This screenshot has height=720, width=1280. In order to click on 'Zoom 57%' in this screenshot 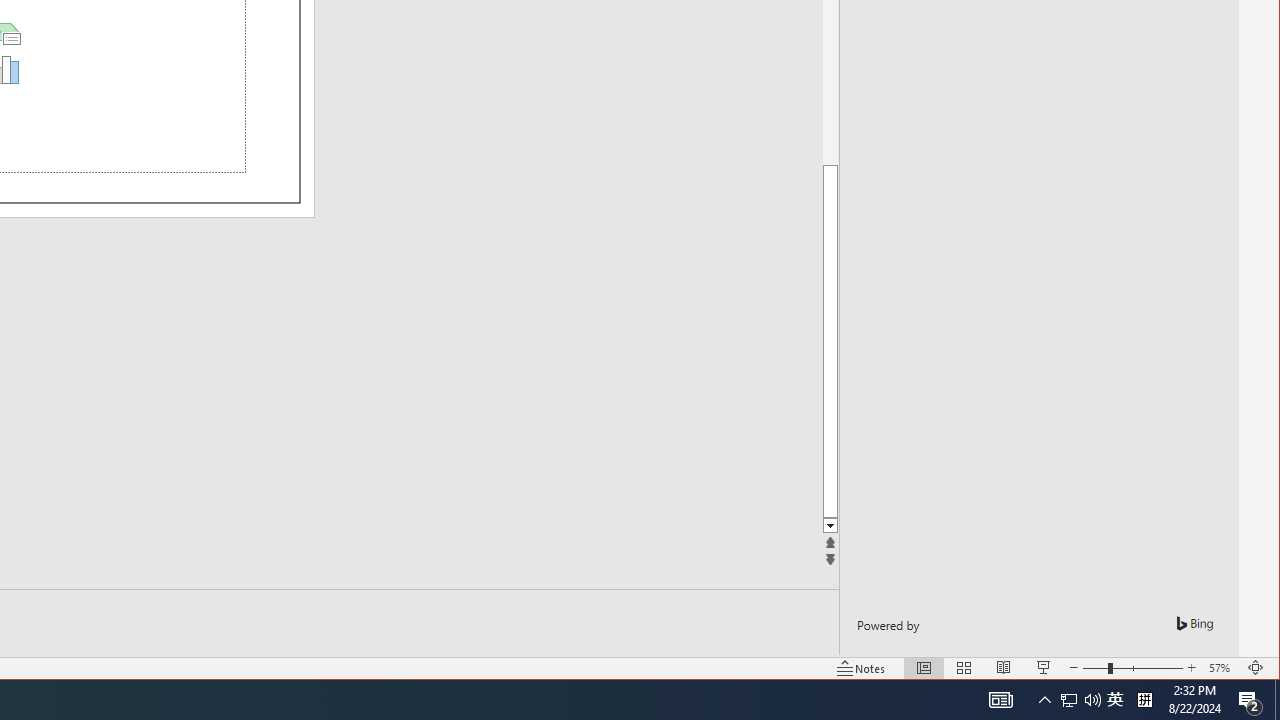, I will do `click(1221, 668)`.